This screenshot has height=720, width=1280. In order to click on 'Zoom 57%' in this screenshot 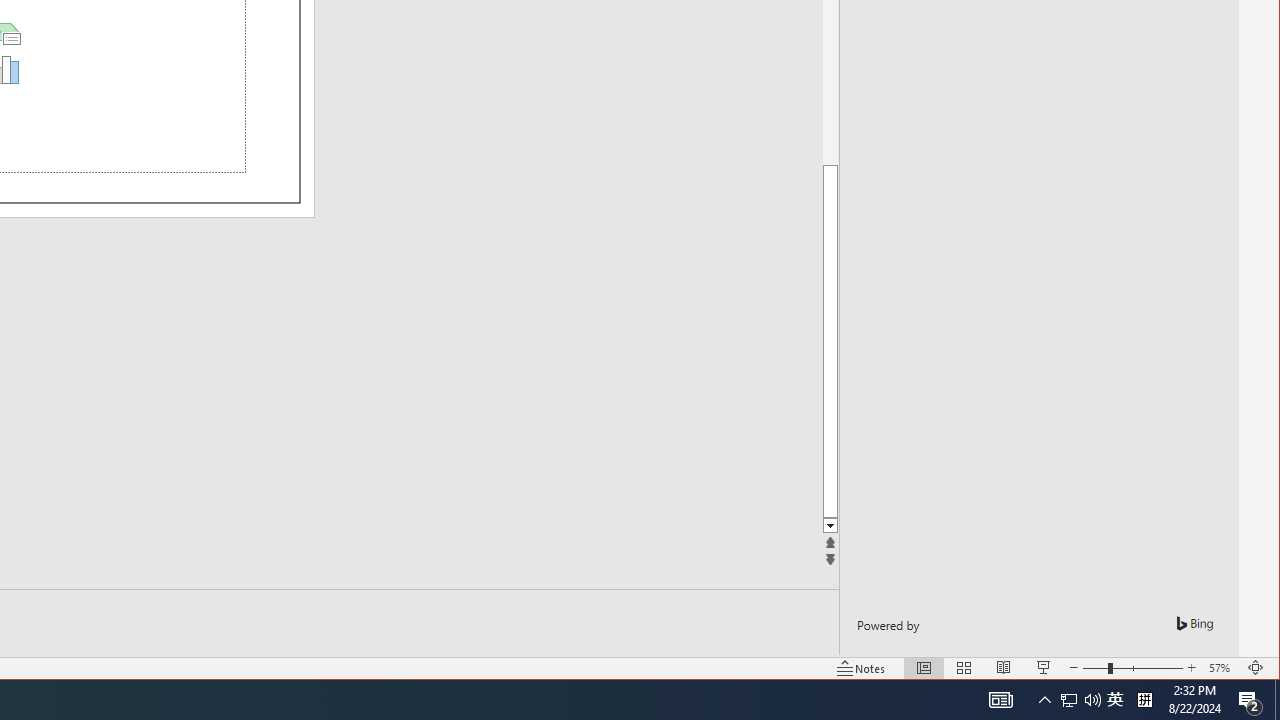, I will do `click(1221, 668)`.